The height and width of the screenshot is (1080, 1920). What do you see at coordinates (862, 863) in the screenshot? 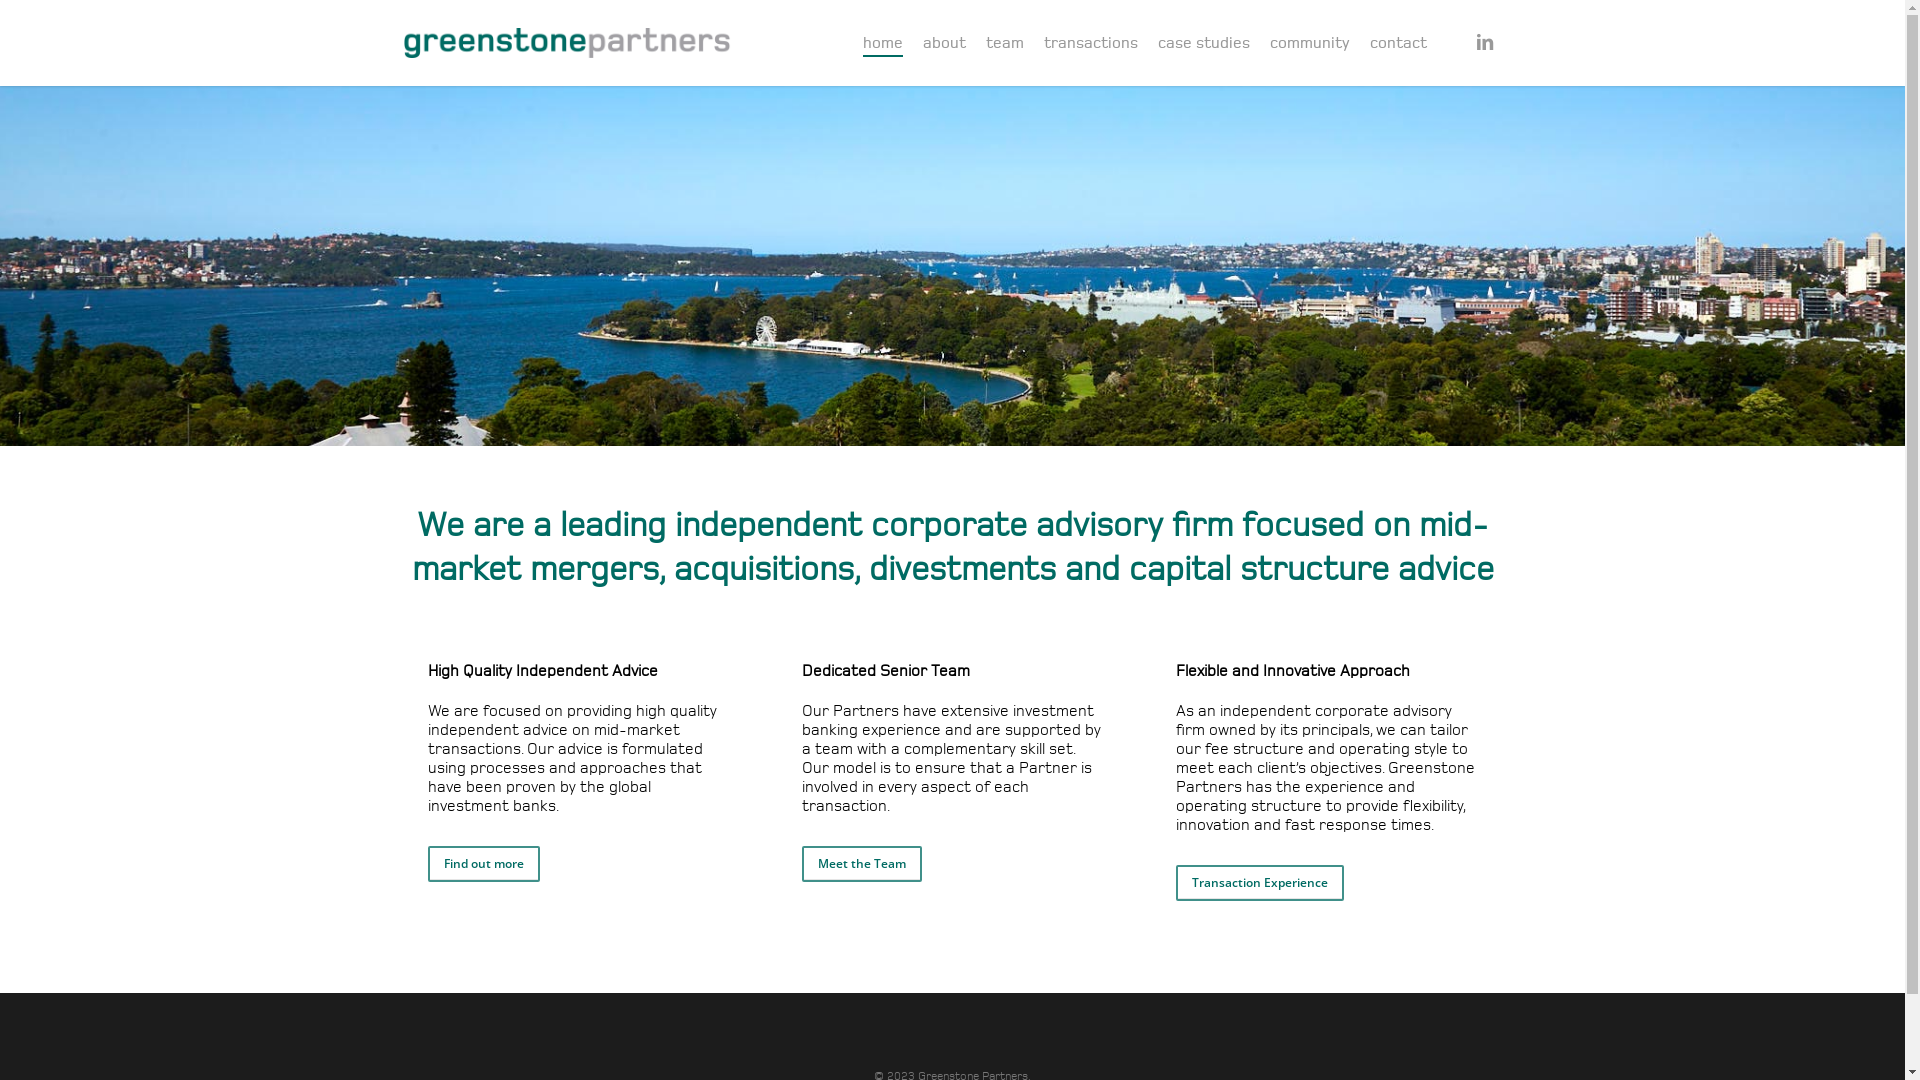
I see `'Meet the Team'` at bounding box center [862, 863].